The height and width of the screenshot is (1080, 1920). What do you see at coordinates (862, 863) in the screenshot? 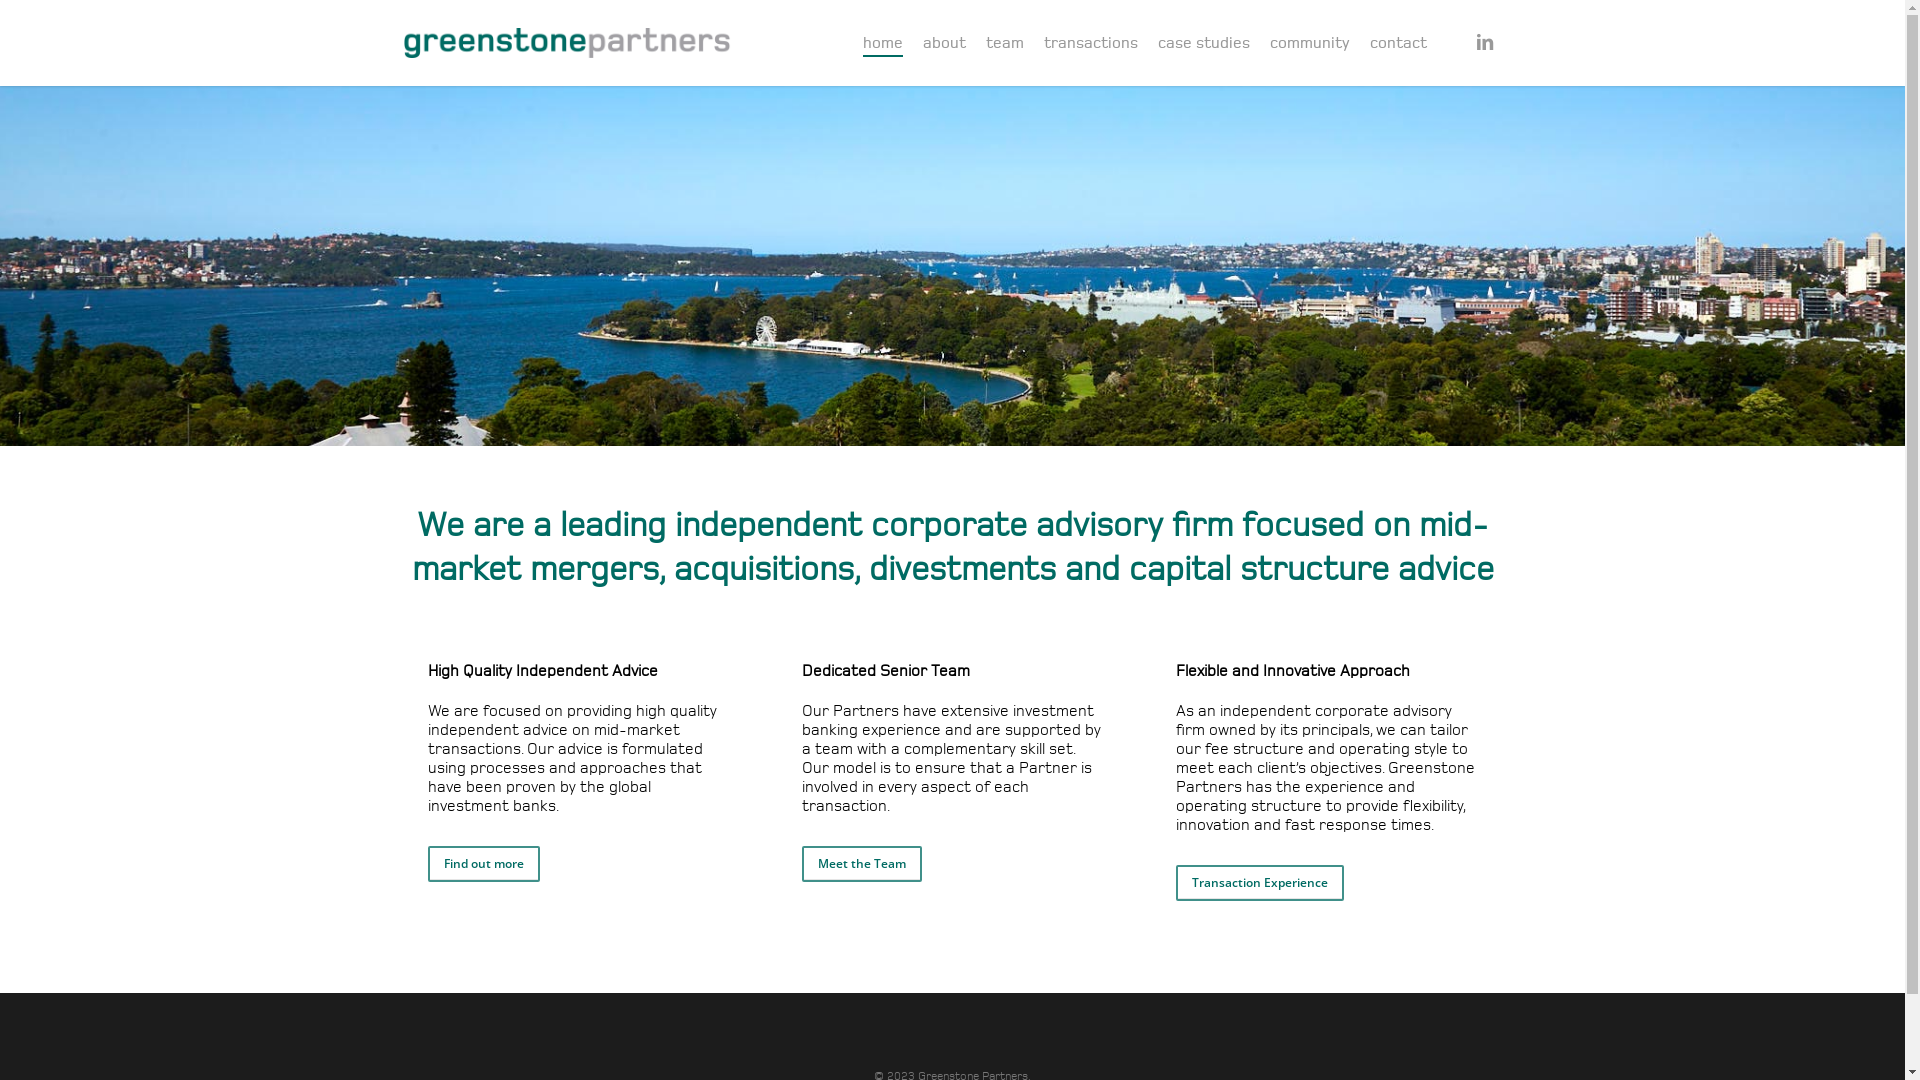
I see `'Meet the Team'` at bounding box center [862, 863].